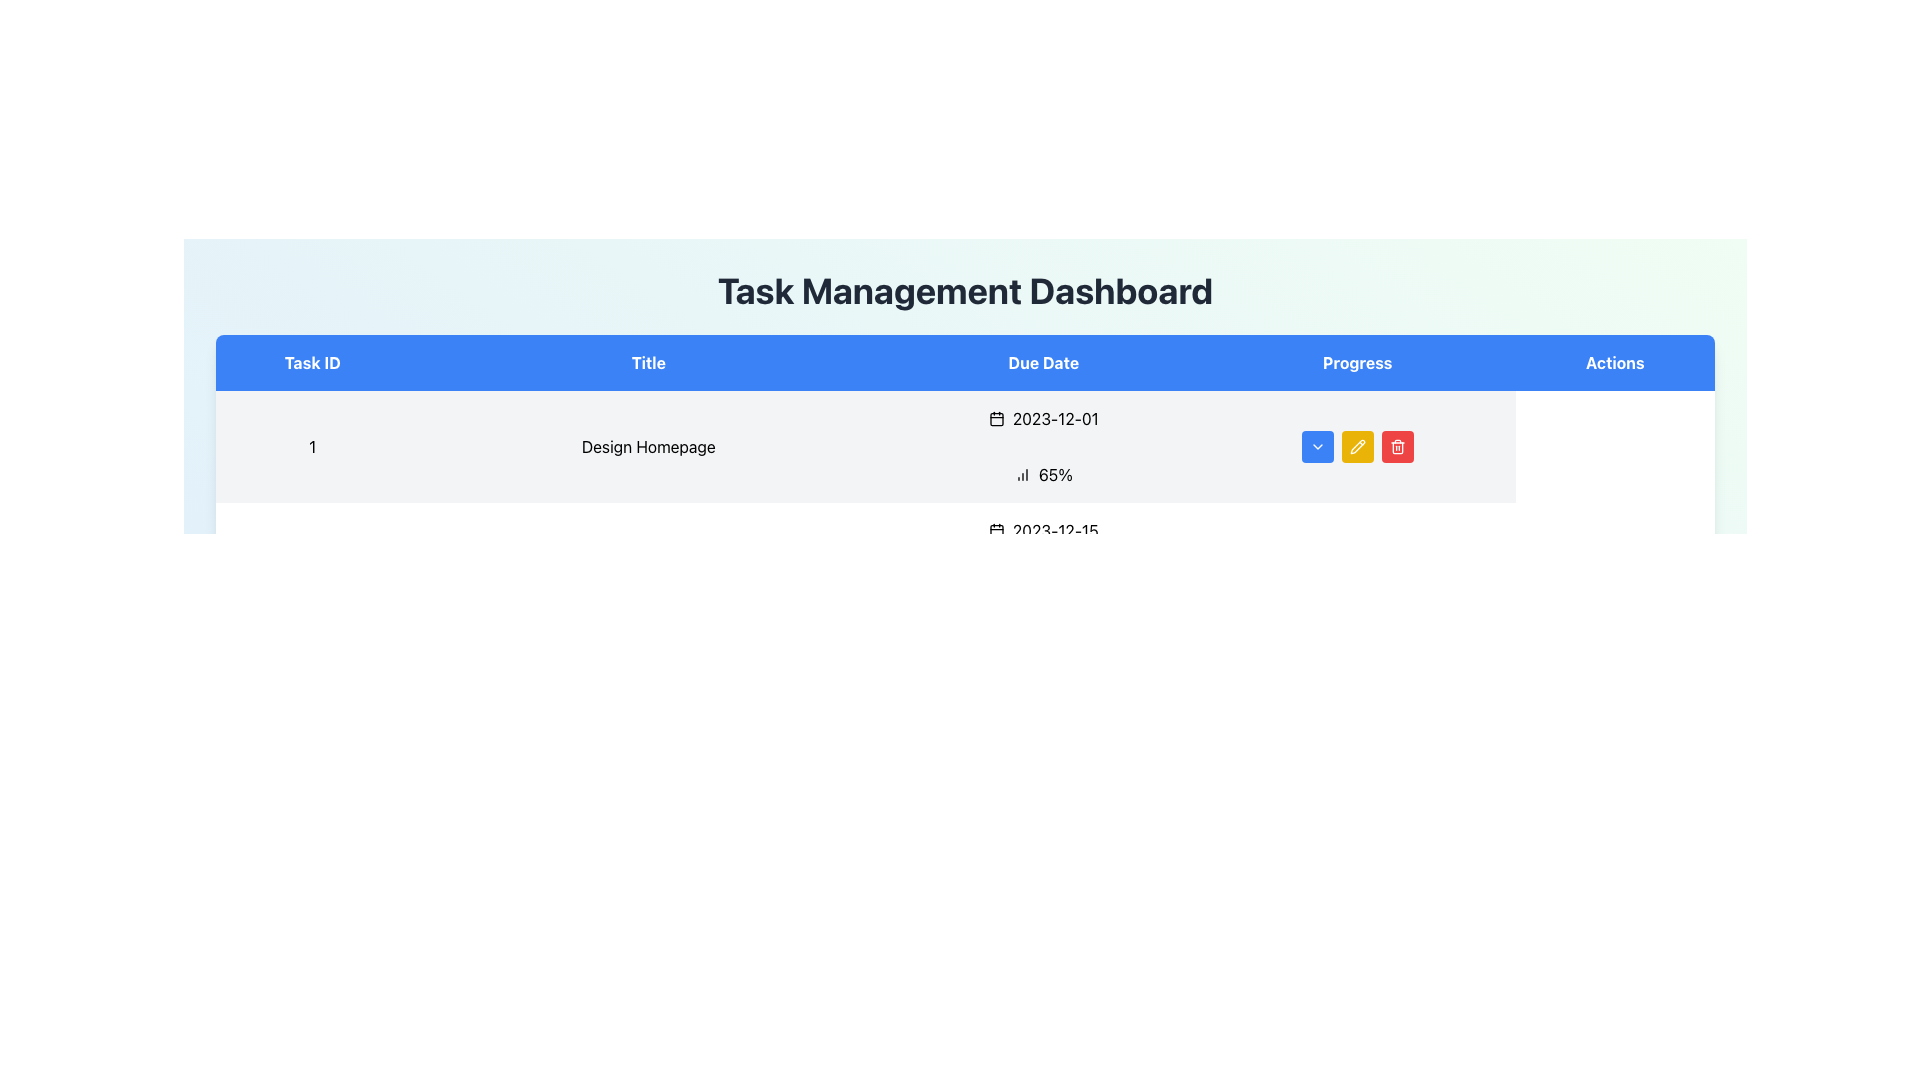 This screenshot has height=1080, width=1920. Describe the element at coordinates (996, 530) in the screenshot. I see `the calendar icon located to the left of the date '2023-12-15' in the 'Due Date' column` at that location.